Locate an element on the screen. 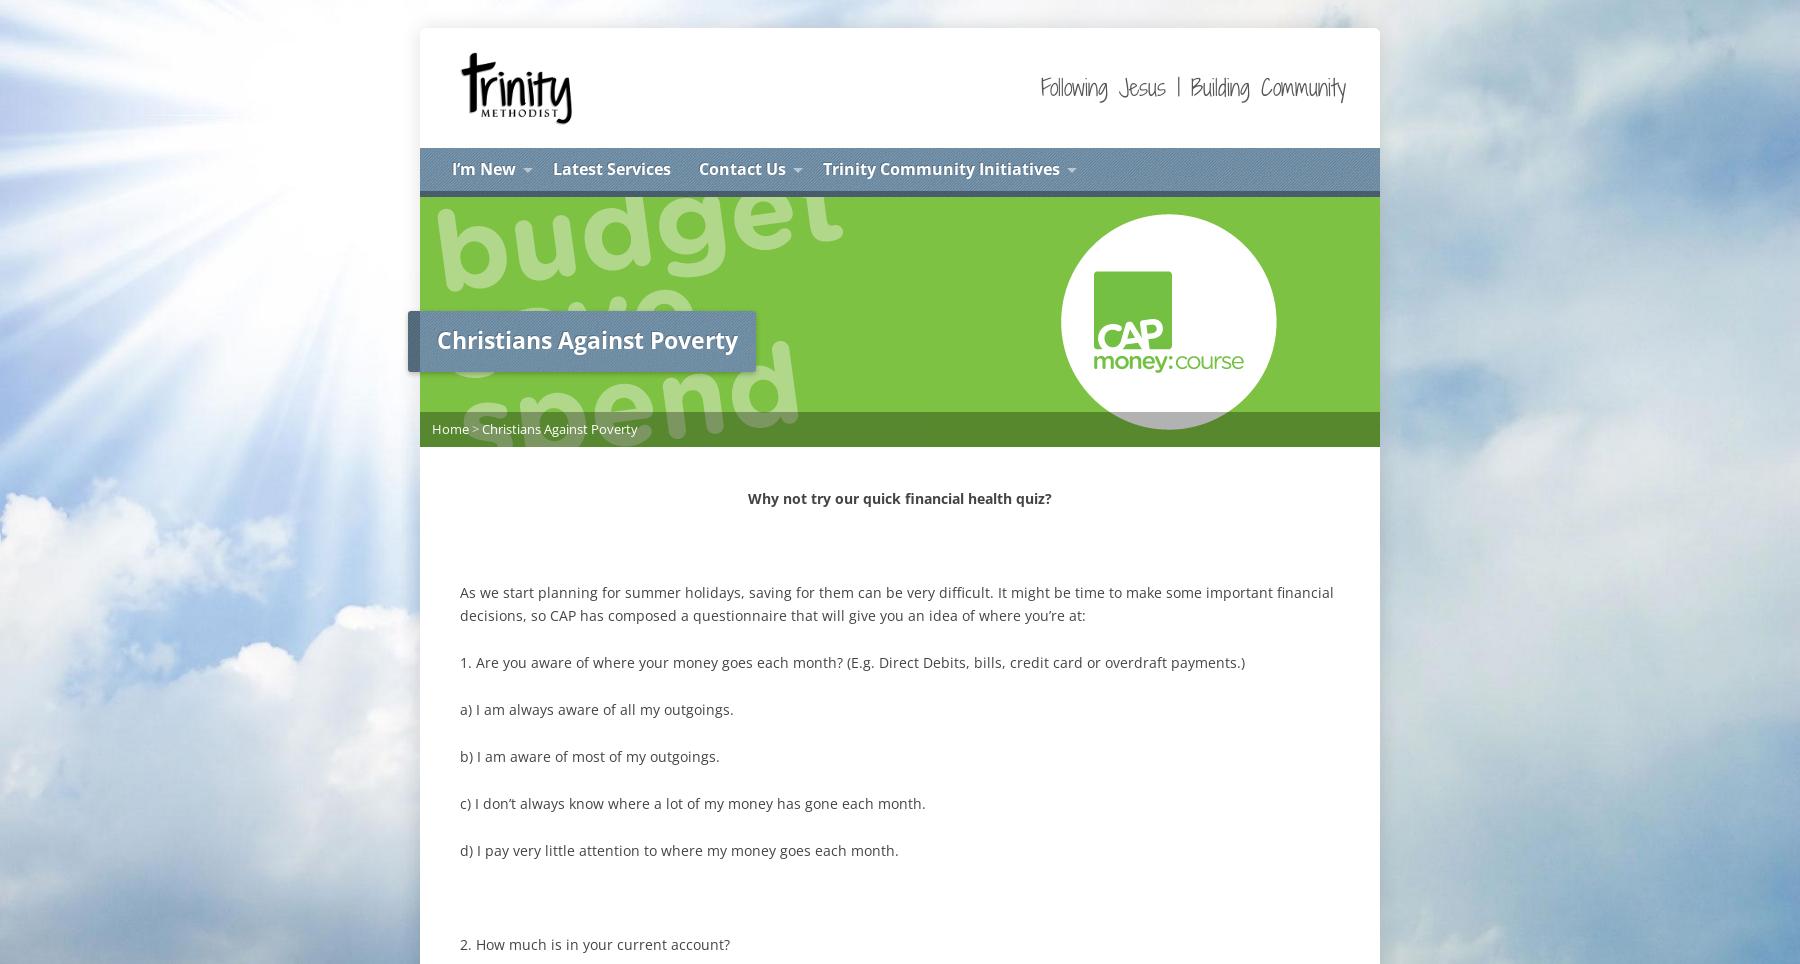 The image size is (1800, 964). '1. Are you aware of where your money goes each month? (E.g. Direct Debits, bills, credit card or overdraft payments.)' is located at coordinates (852, 660).